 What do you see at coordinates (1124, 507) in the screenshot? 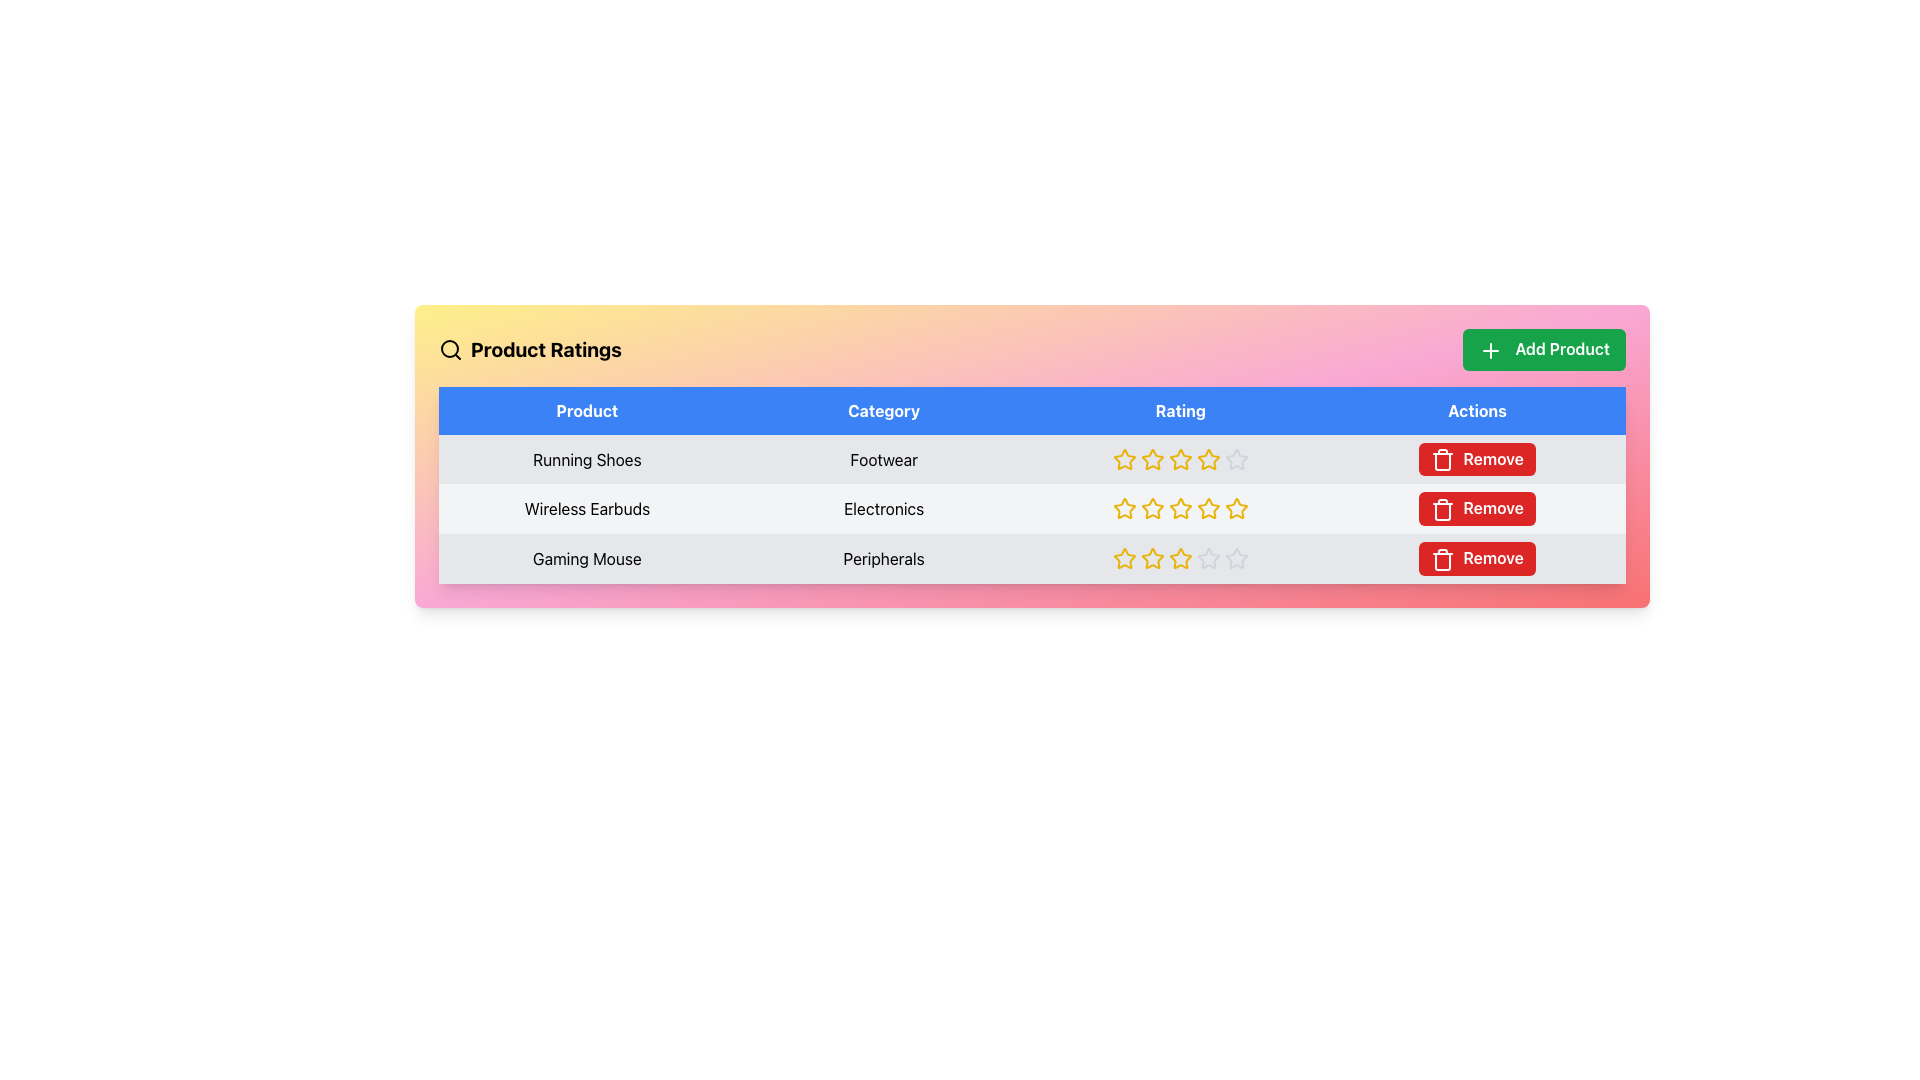
I see `the third star icon in the rating column for the 'Wireless Earbuds' product` at bounding box center [1124, 507].